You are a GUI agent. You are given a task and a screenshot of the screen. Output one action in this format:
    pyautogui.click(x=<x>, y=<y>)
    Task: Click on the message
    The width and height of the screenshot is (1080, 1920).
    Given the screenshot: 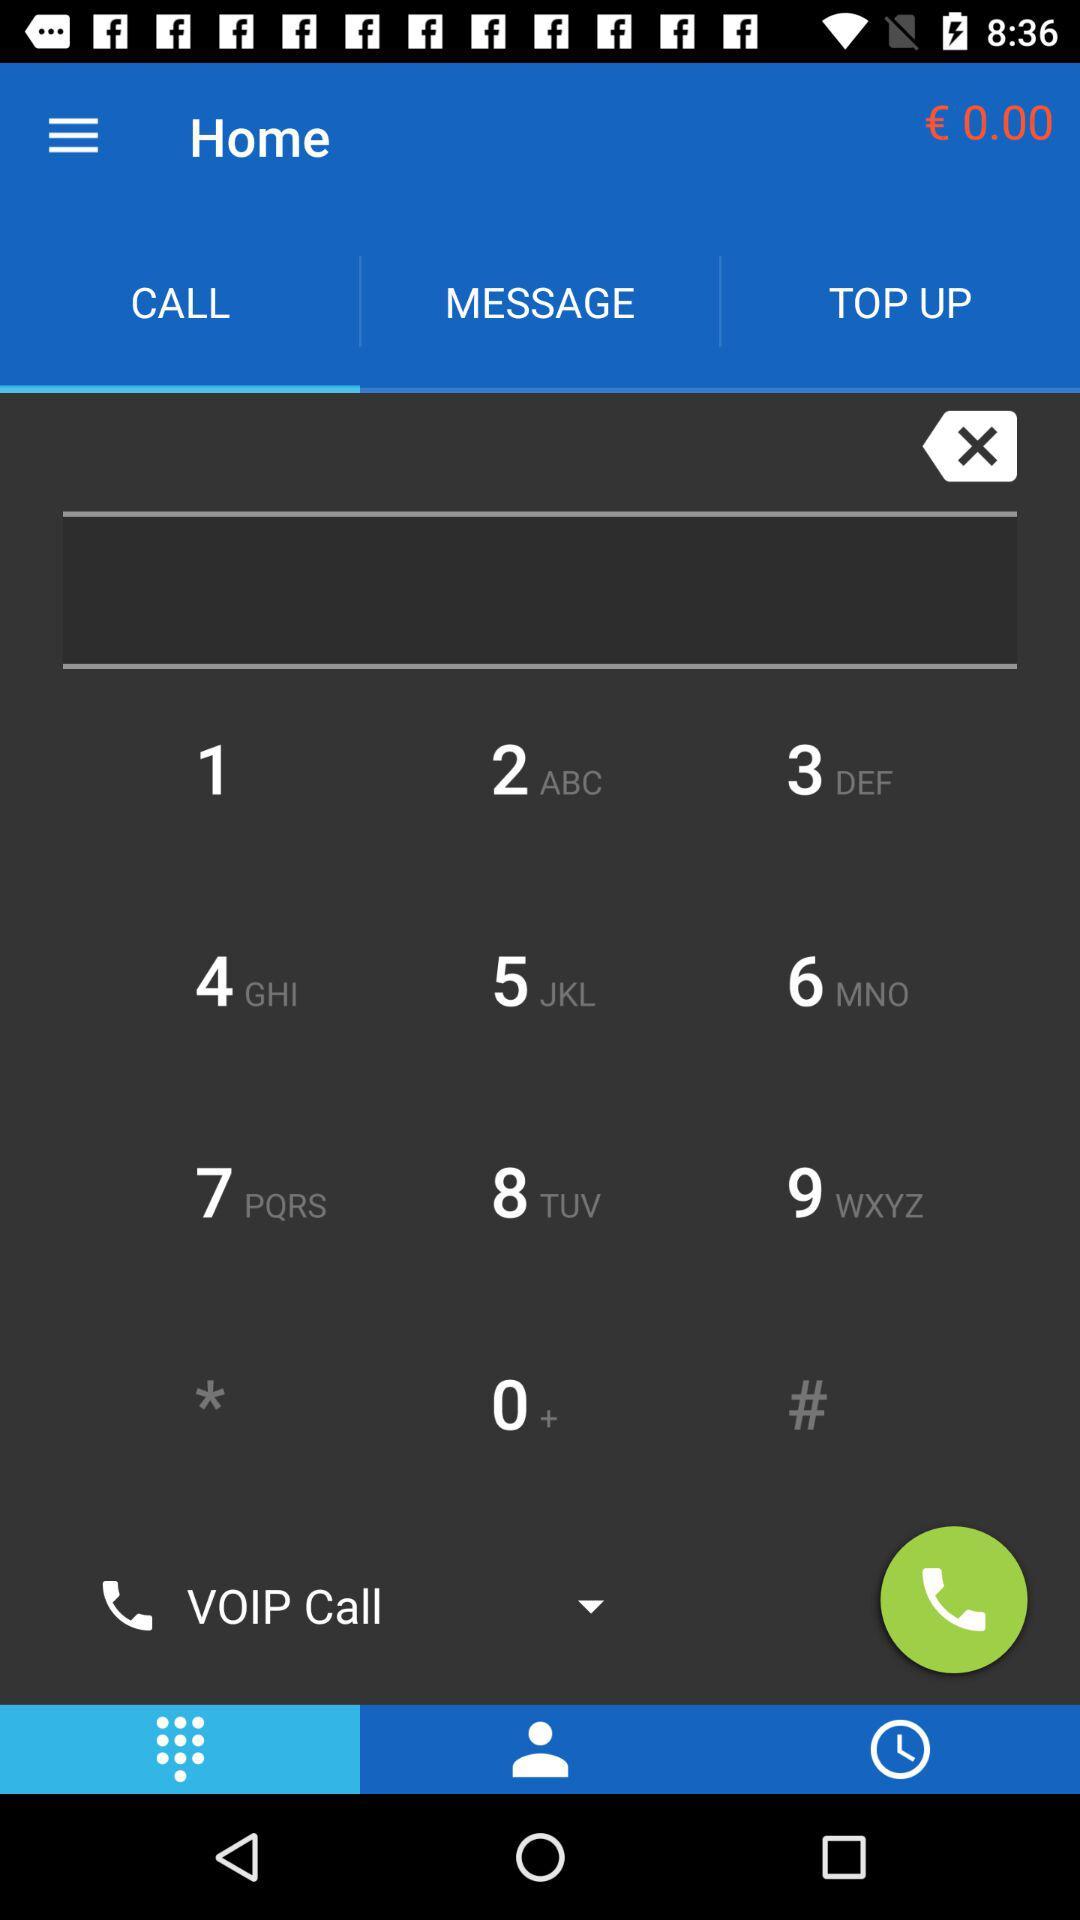 What is the action you would take?
    pyautogui.click(x=540, y=300)
    